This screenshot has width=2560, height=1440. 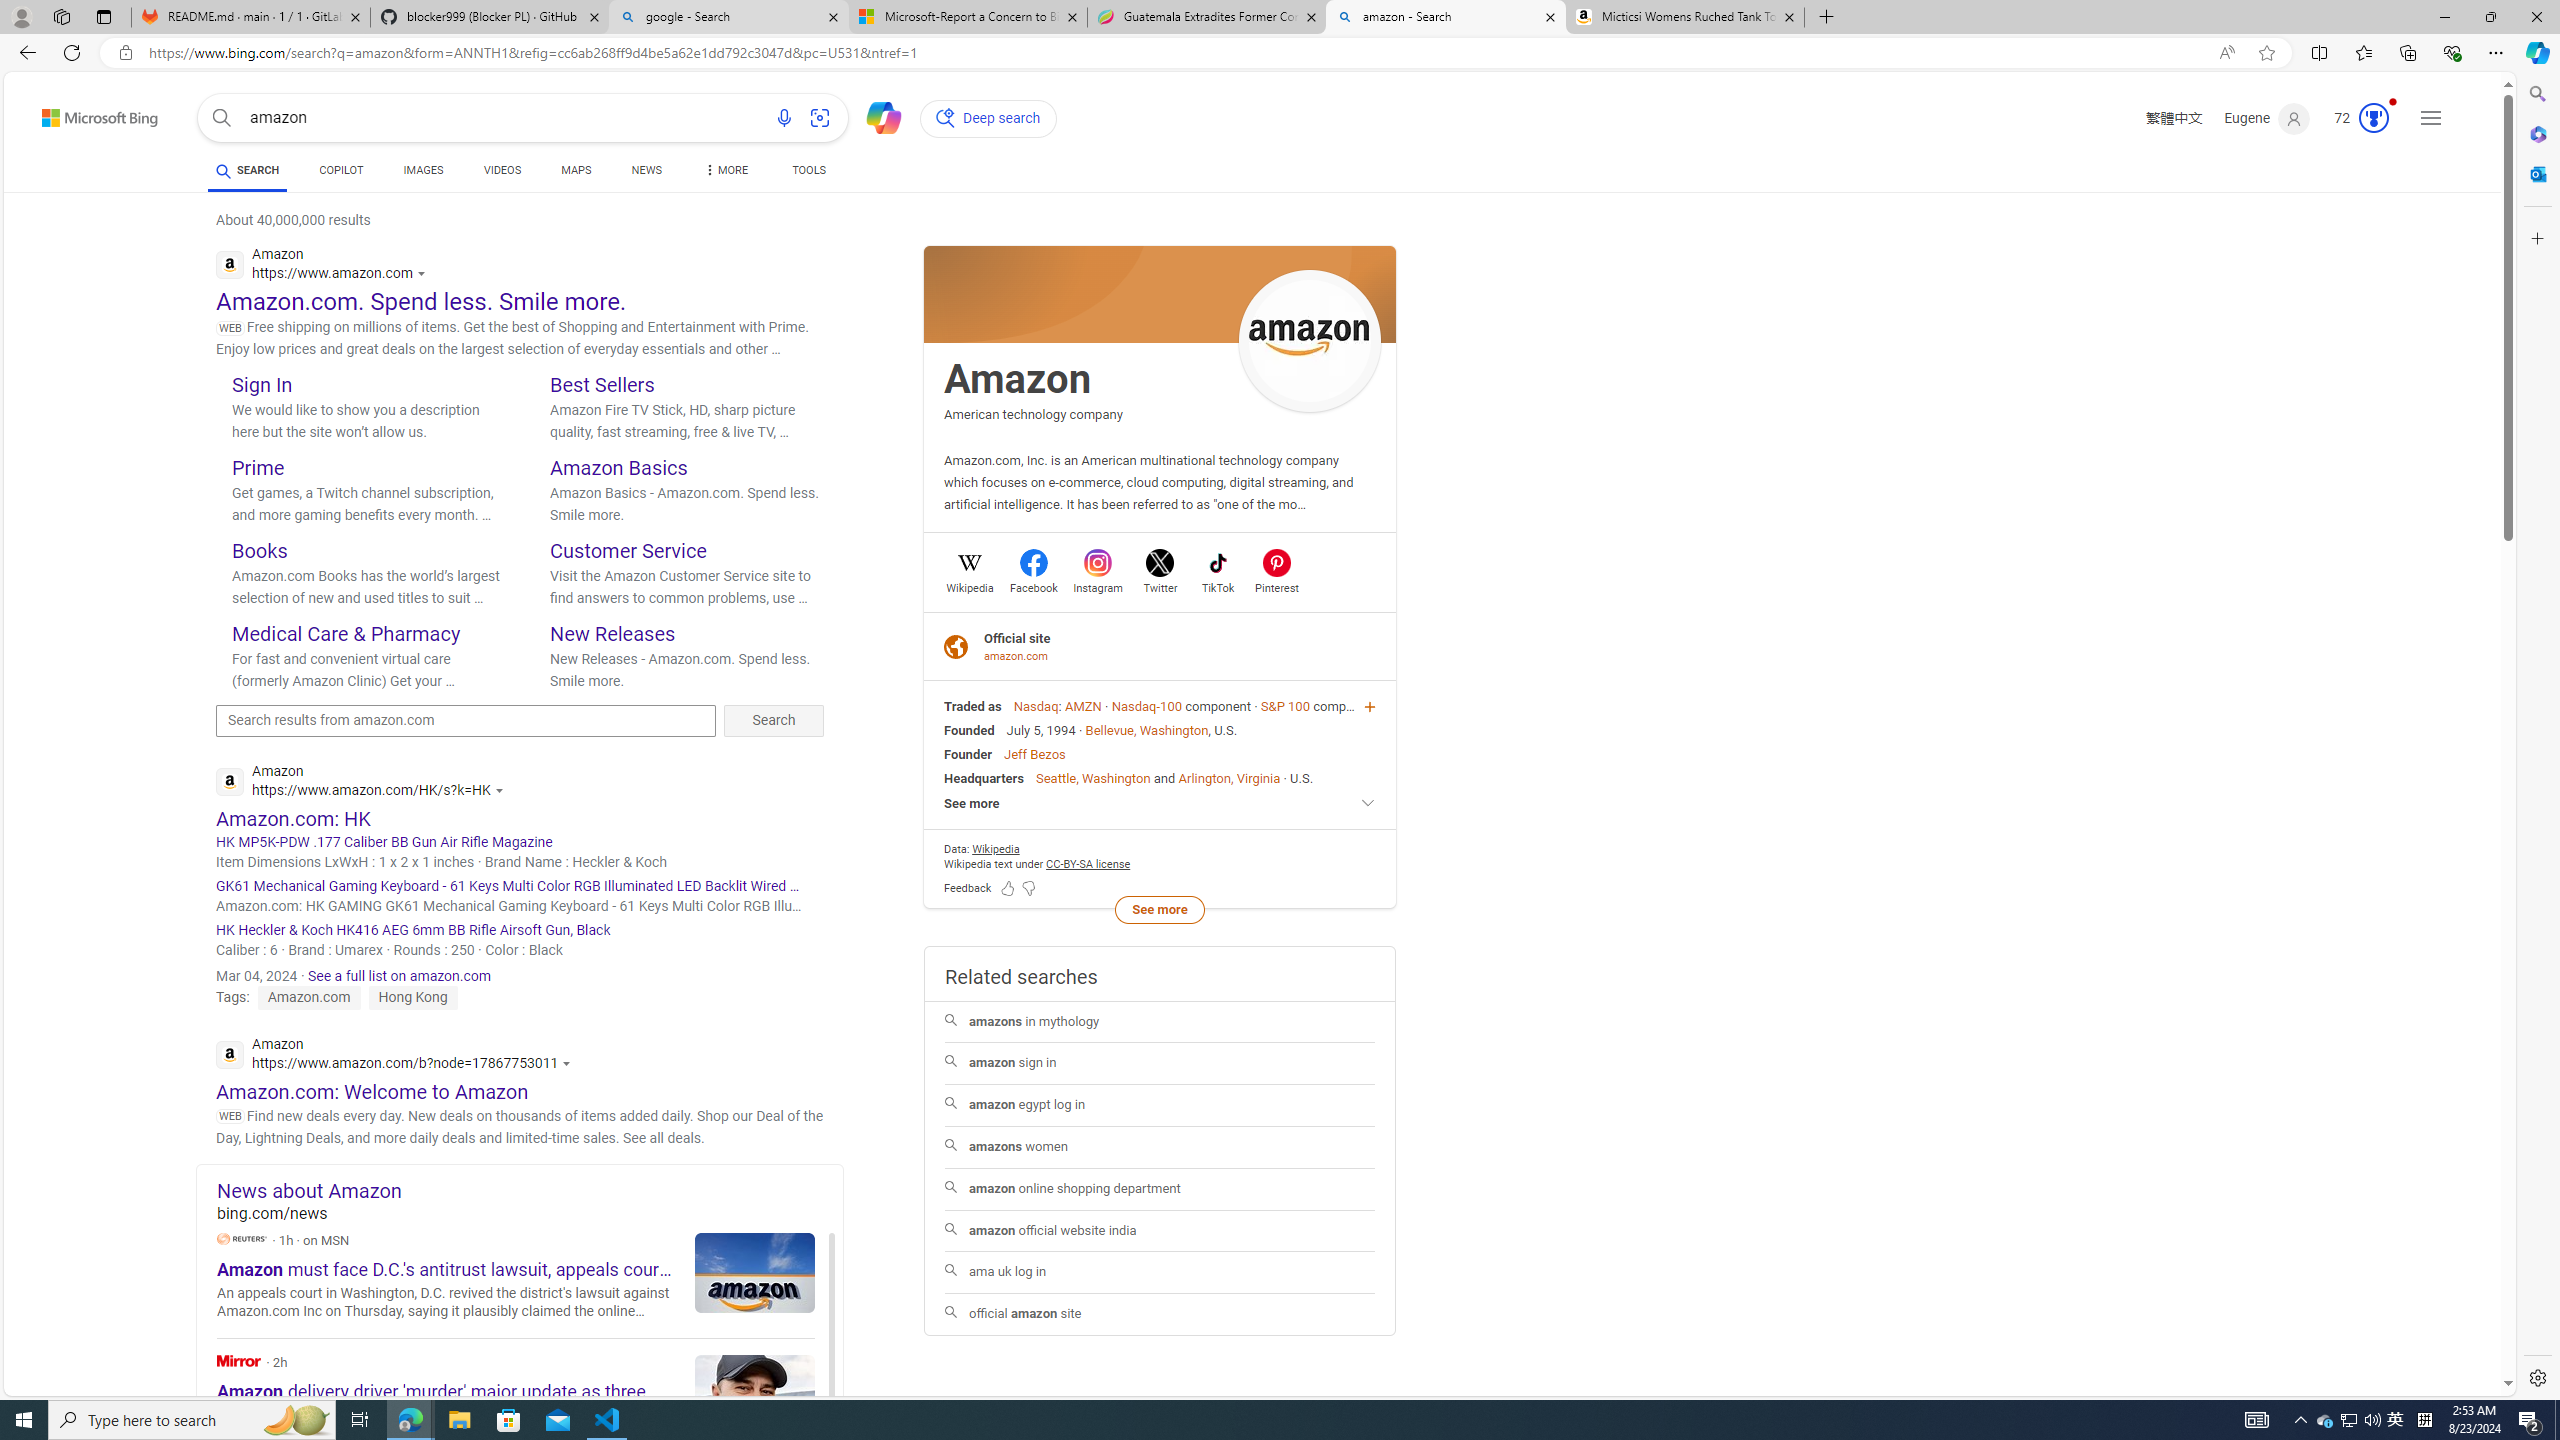 I want to click on 'See a full list on amazon.com', so click(x=399, y=976).